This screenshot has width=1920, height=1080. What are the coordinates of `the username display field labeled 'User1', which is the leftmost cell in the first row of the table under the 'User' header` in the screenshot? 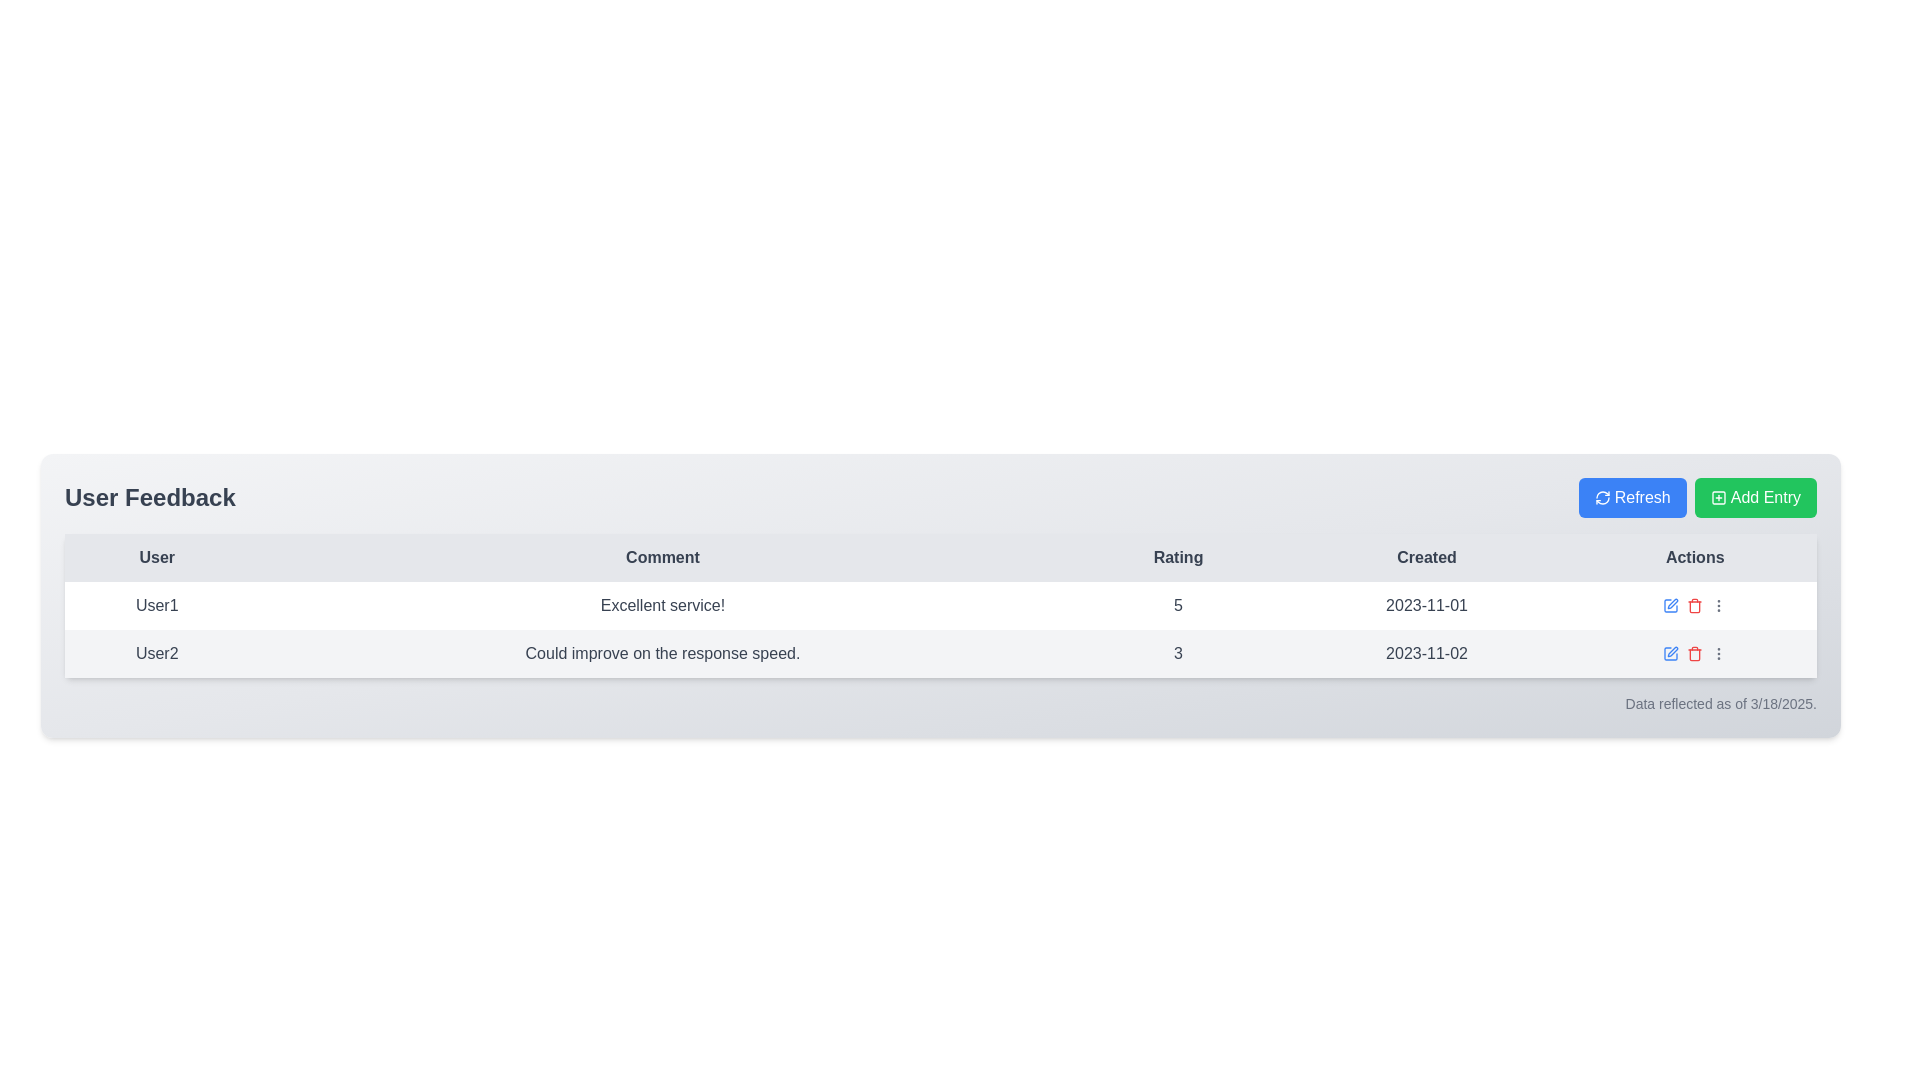 It's located at (156, 604).